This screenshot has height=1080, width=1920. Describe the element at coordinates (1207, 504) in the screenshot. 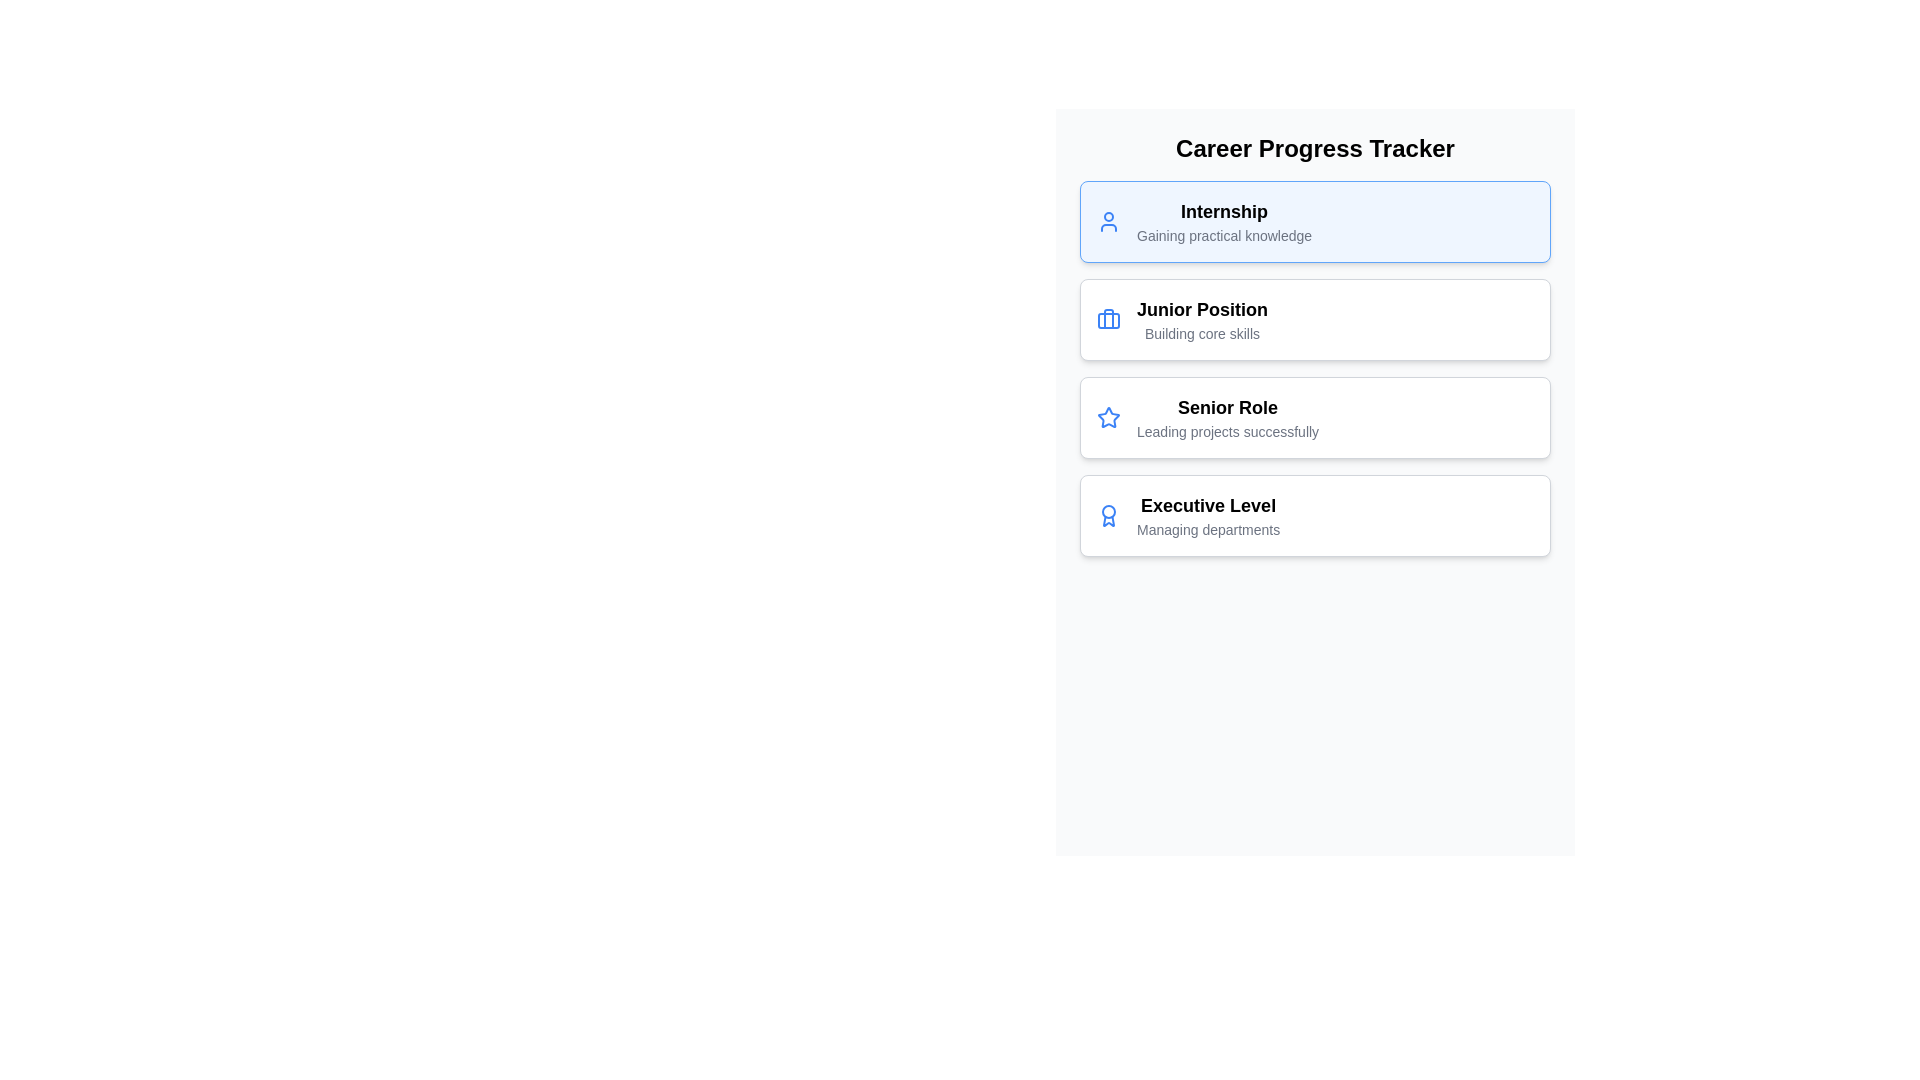

I see `text displayed as 'Executive Level', which is bold and prominently positioned as a header in the UI` at that location.